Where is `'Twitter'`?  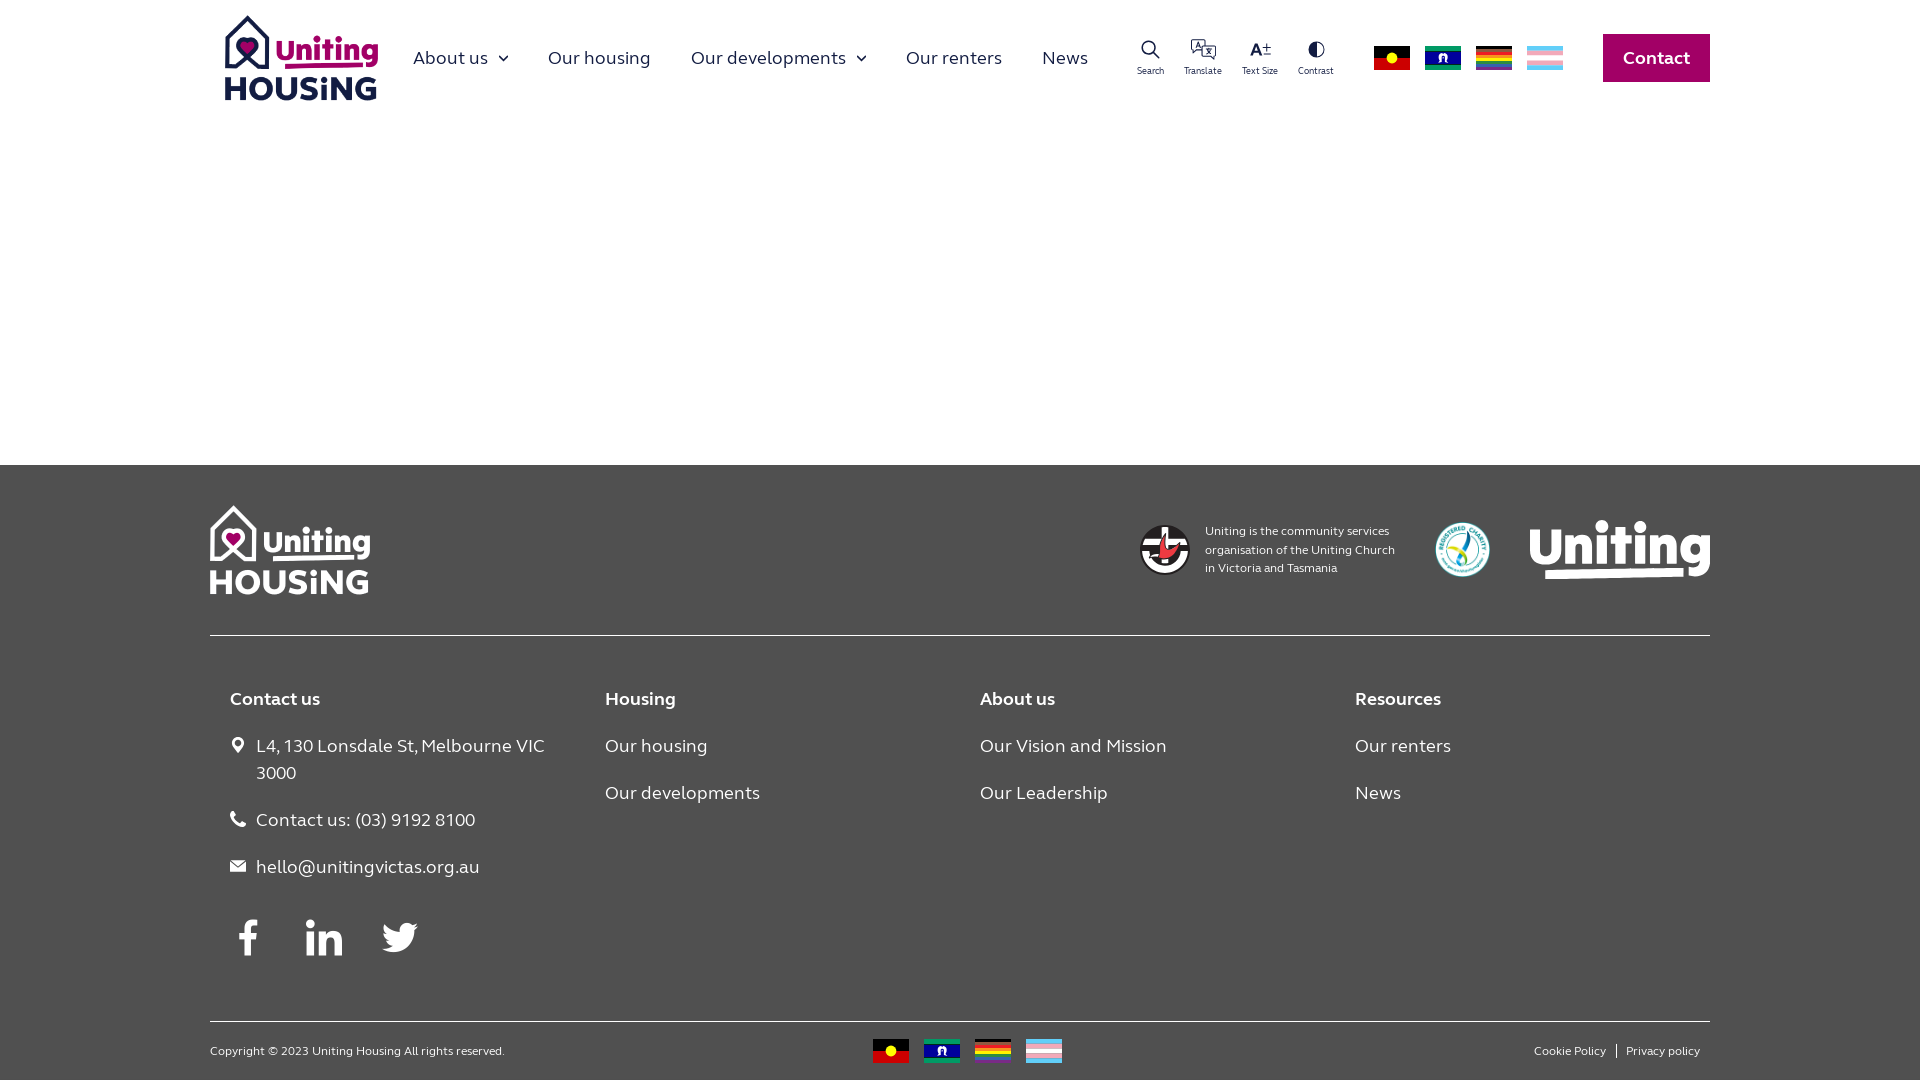
'Twitter' is located at coordinates (399, 938).